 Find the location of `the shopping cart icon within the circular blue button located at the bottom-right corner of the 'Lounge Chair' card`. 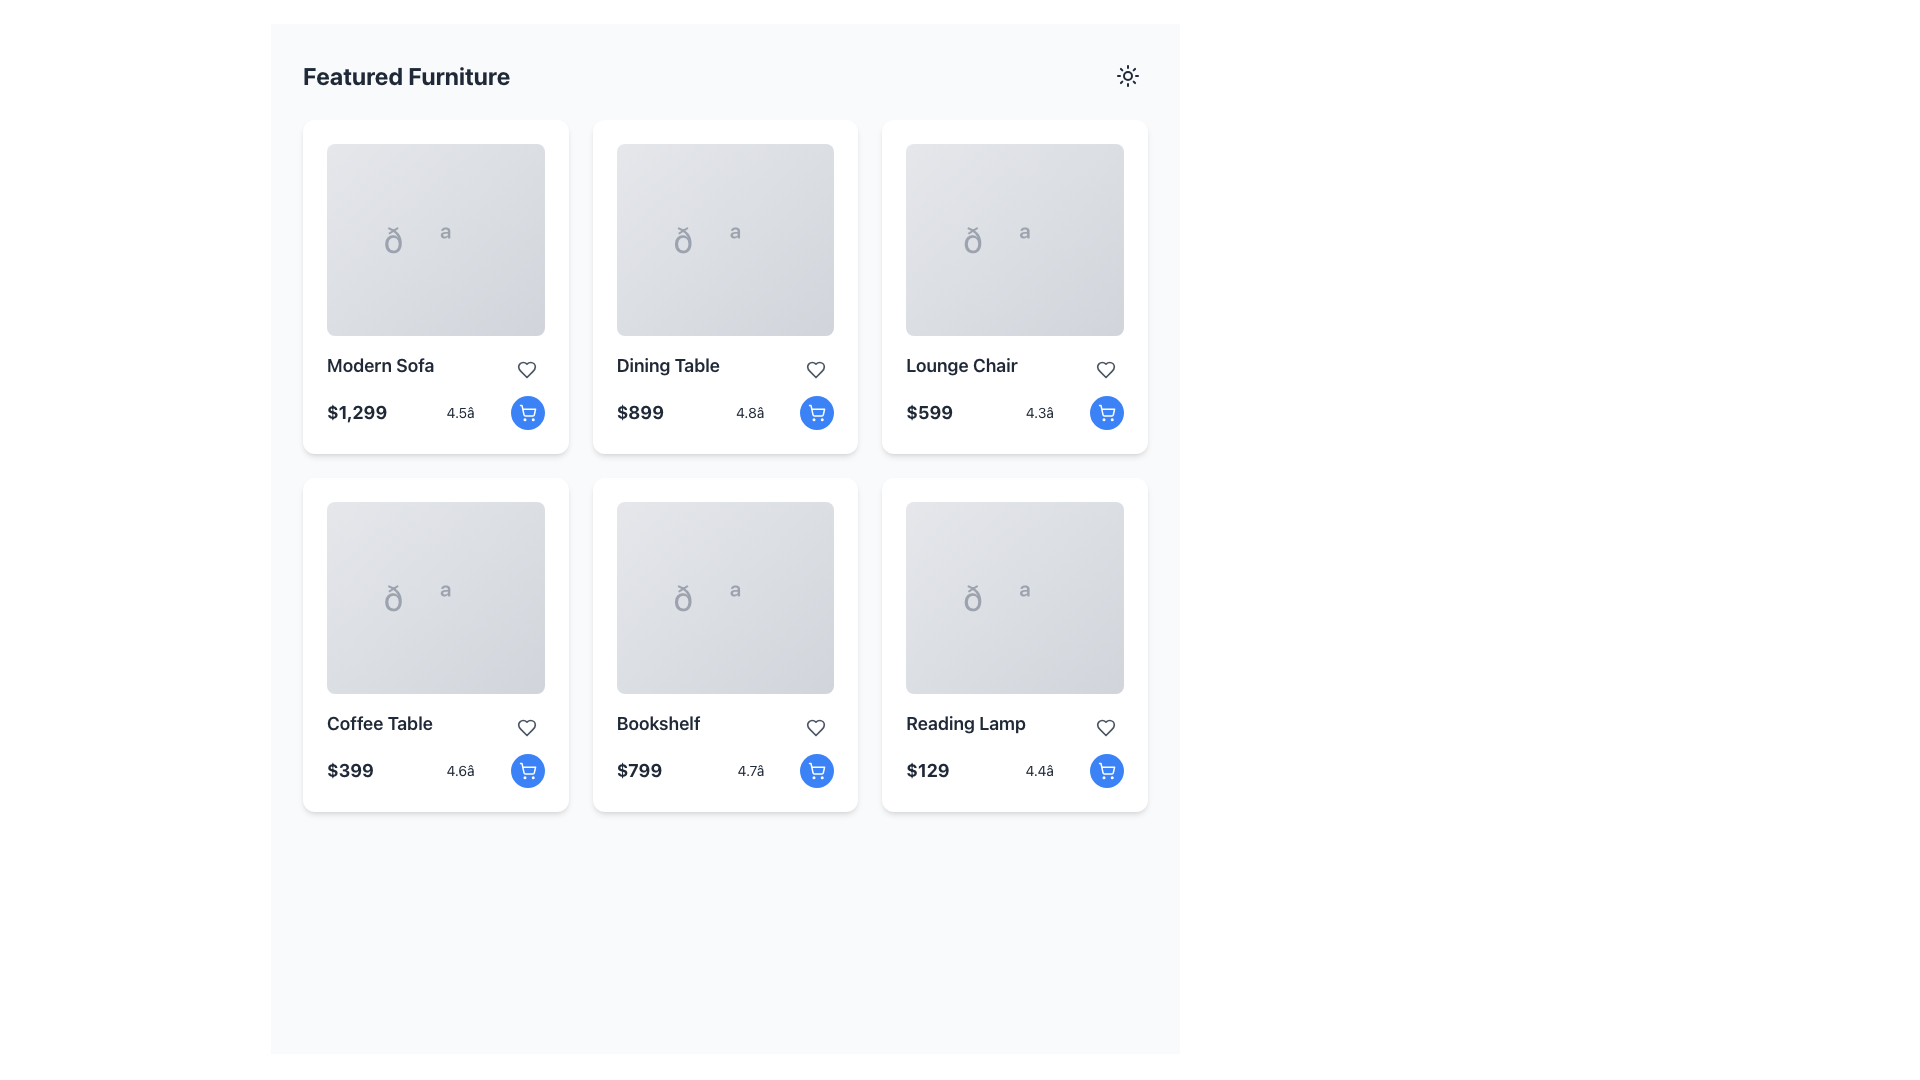

the shopping cart icon within the circular blue button located at the bottom-right corner of the 'Lounge Chair' card is located at coordinates (1106, 411).